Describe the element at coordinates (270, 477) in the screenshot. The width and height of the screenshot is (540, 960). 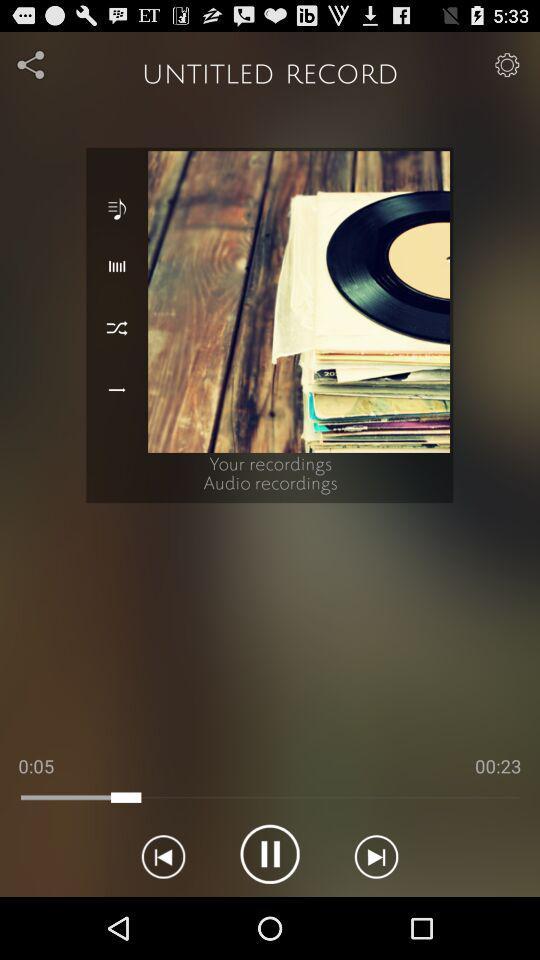
I see `text below image` at that location.